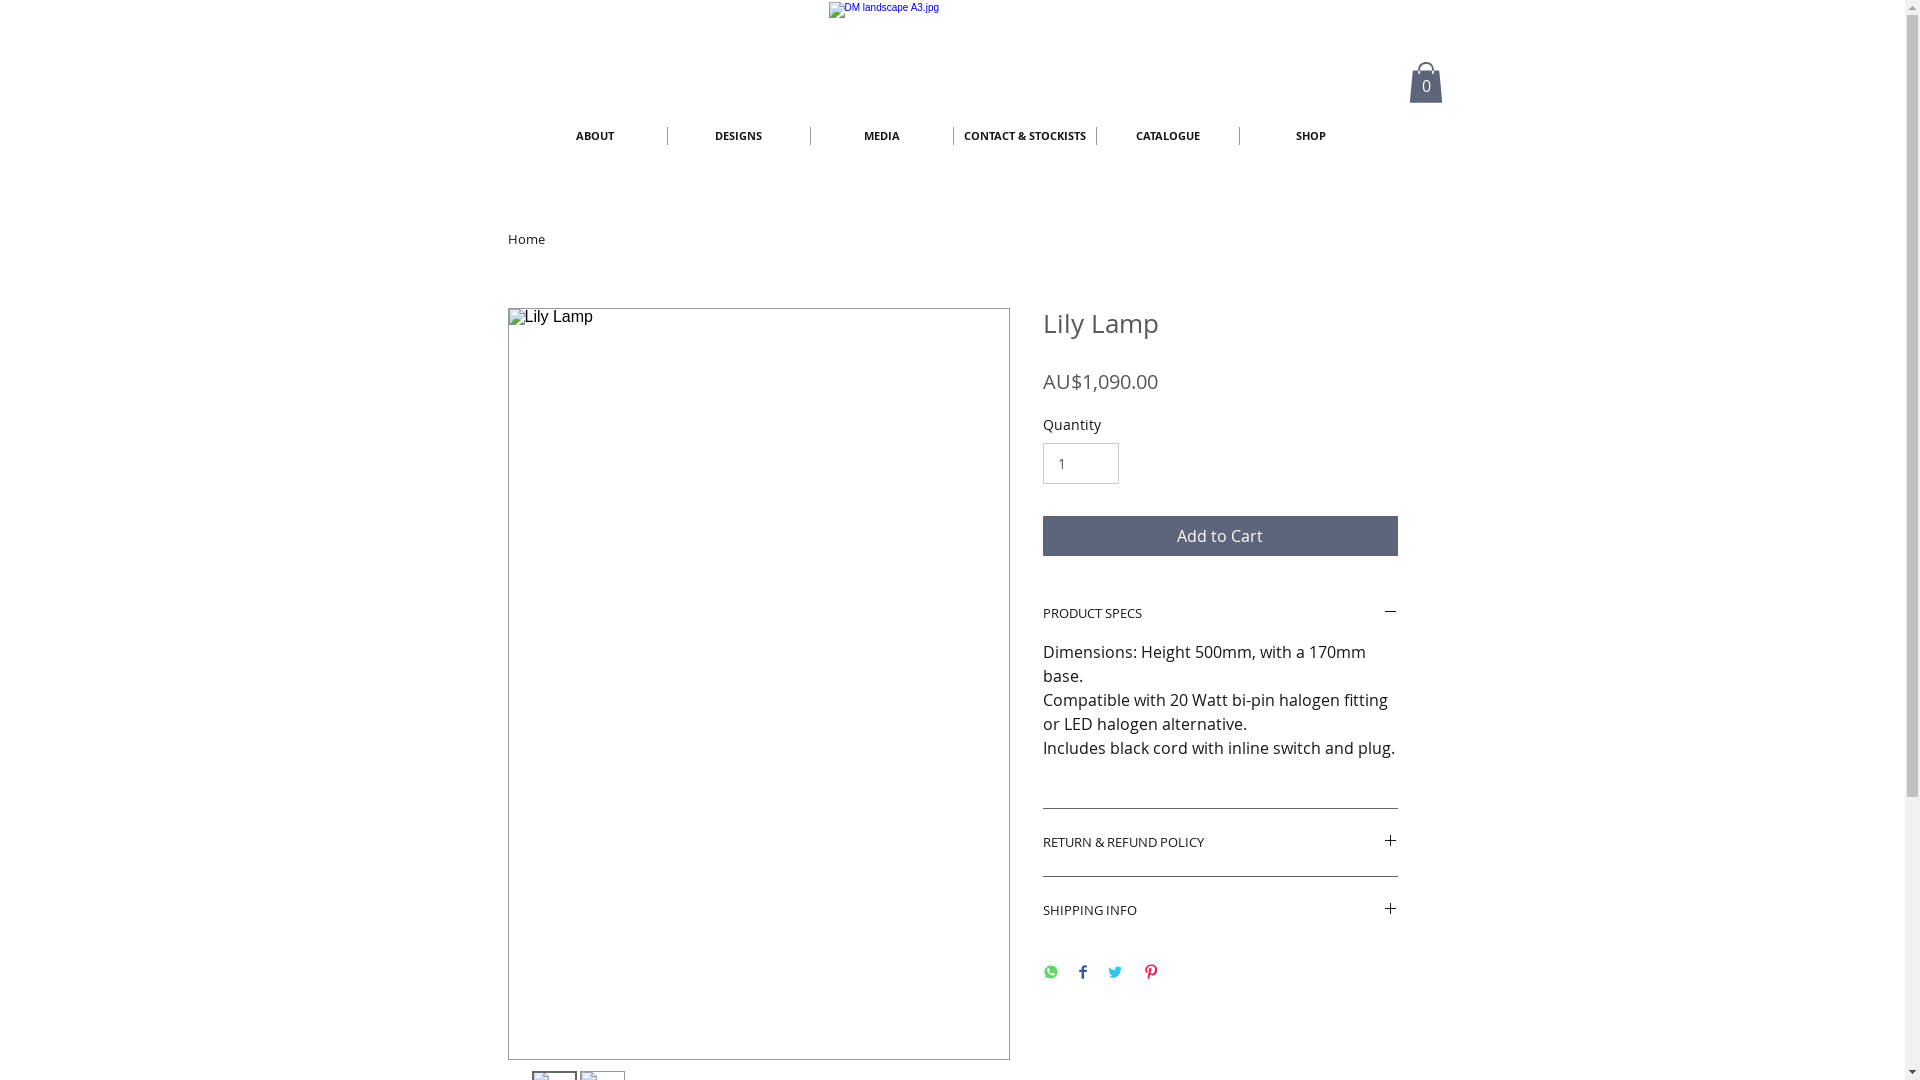  I want to click on 'Home', so click(526, 238).